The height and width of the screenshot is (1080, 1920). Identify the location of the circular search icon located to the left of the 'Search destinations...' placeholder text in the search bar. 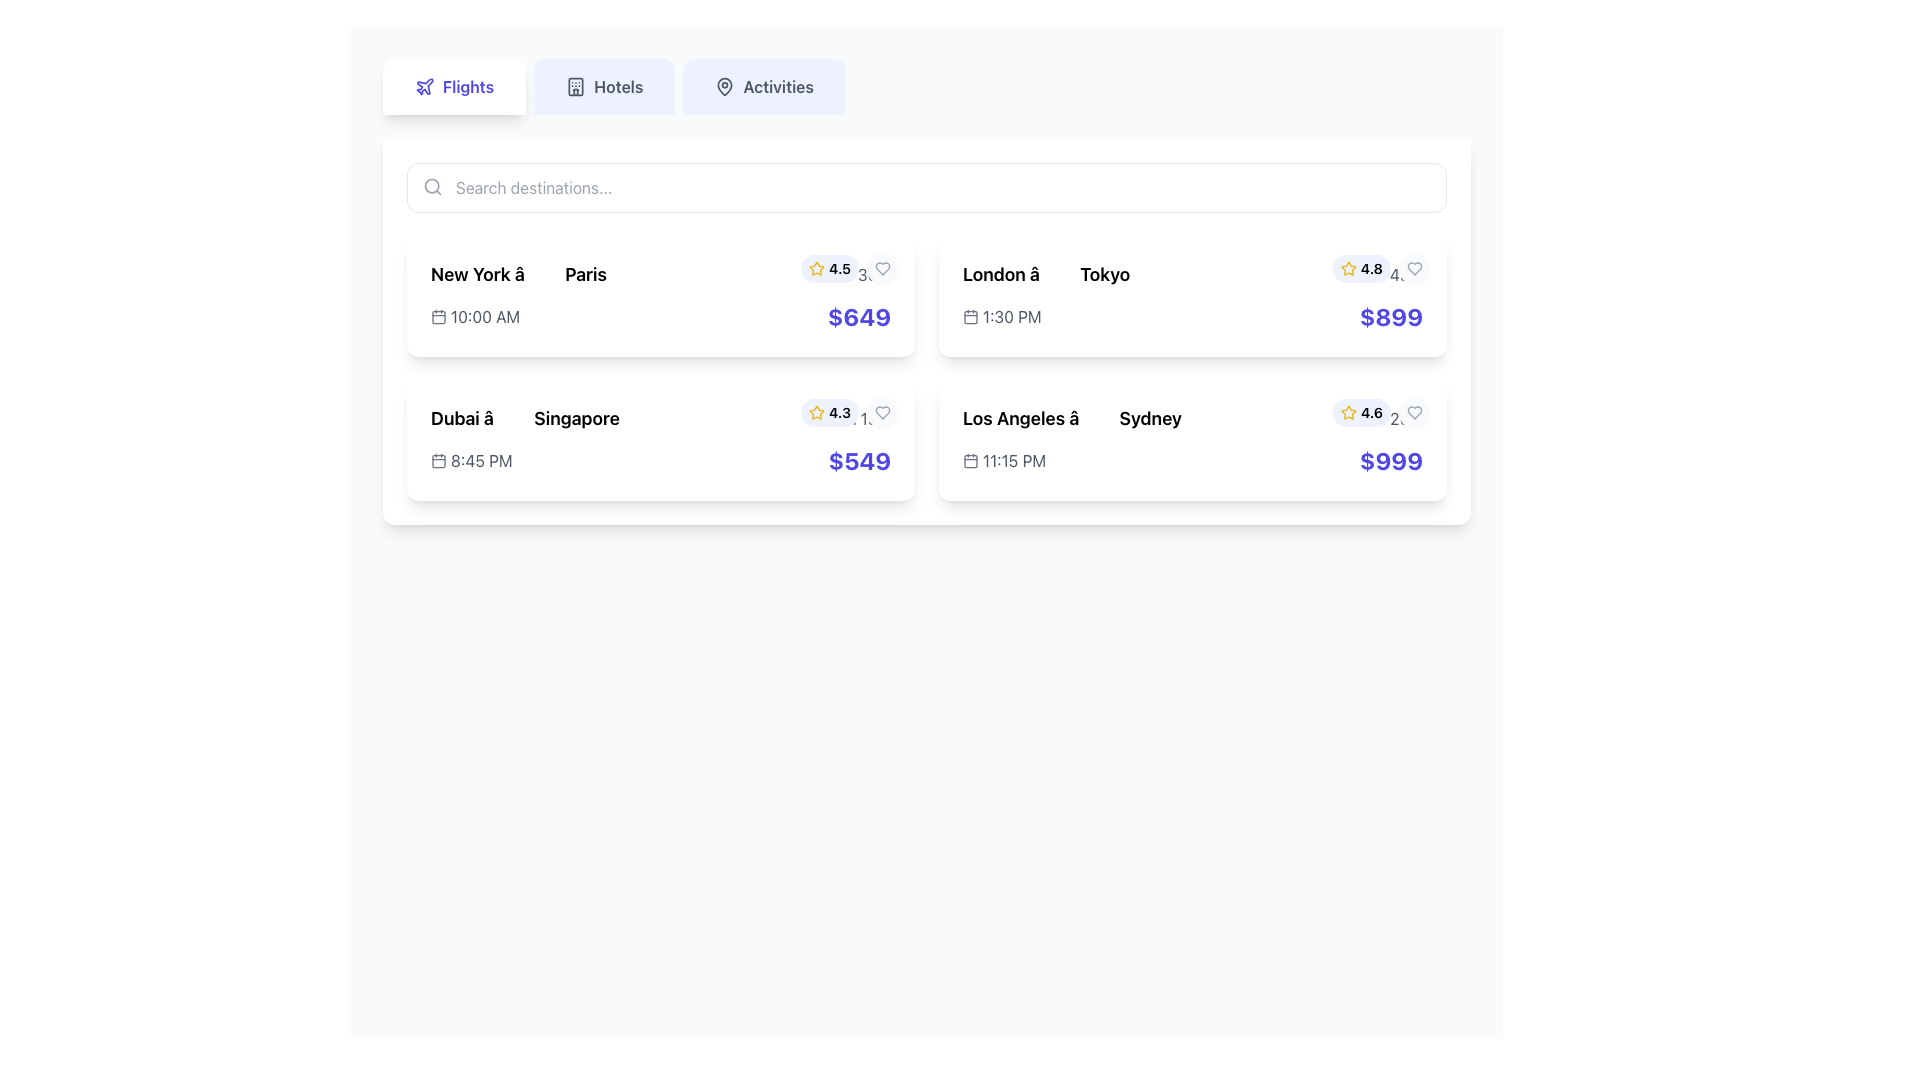
(431, 186).